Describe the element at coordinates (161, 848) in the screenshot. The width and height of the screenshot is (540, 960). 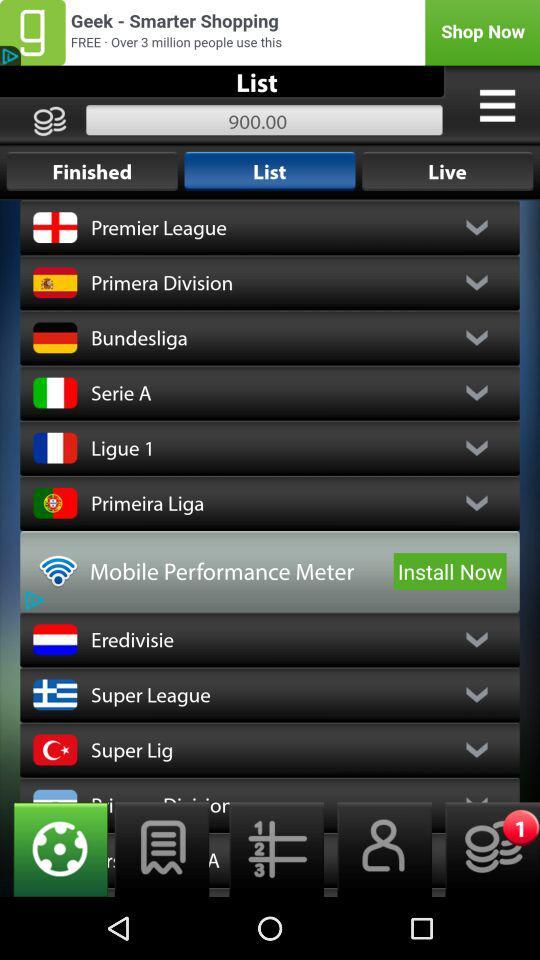
I see `the item above the  fa cup icon` at that location.